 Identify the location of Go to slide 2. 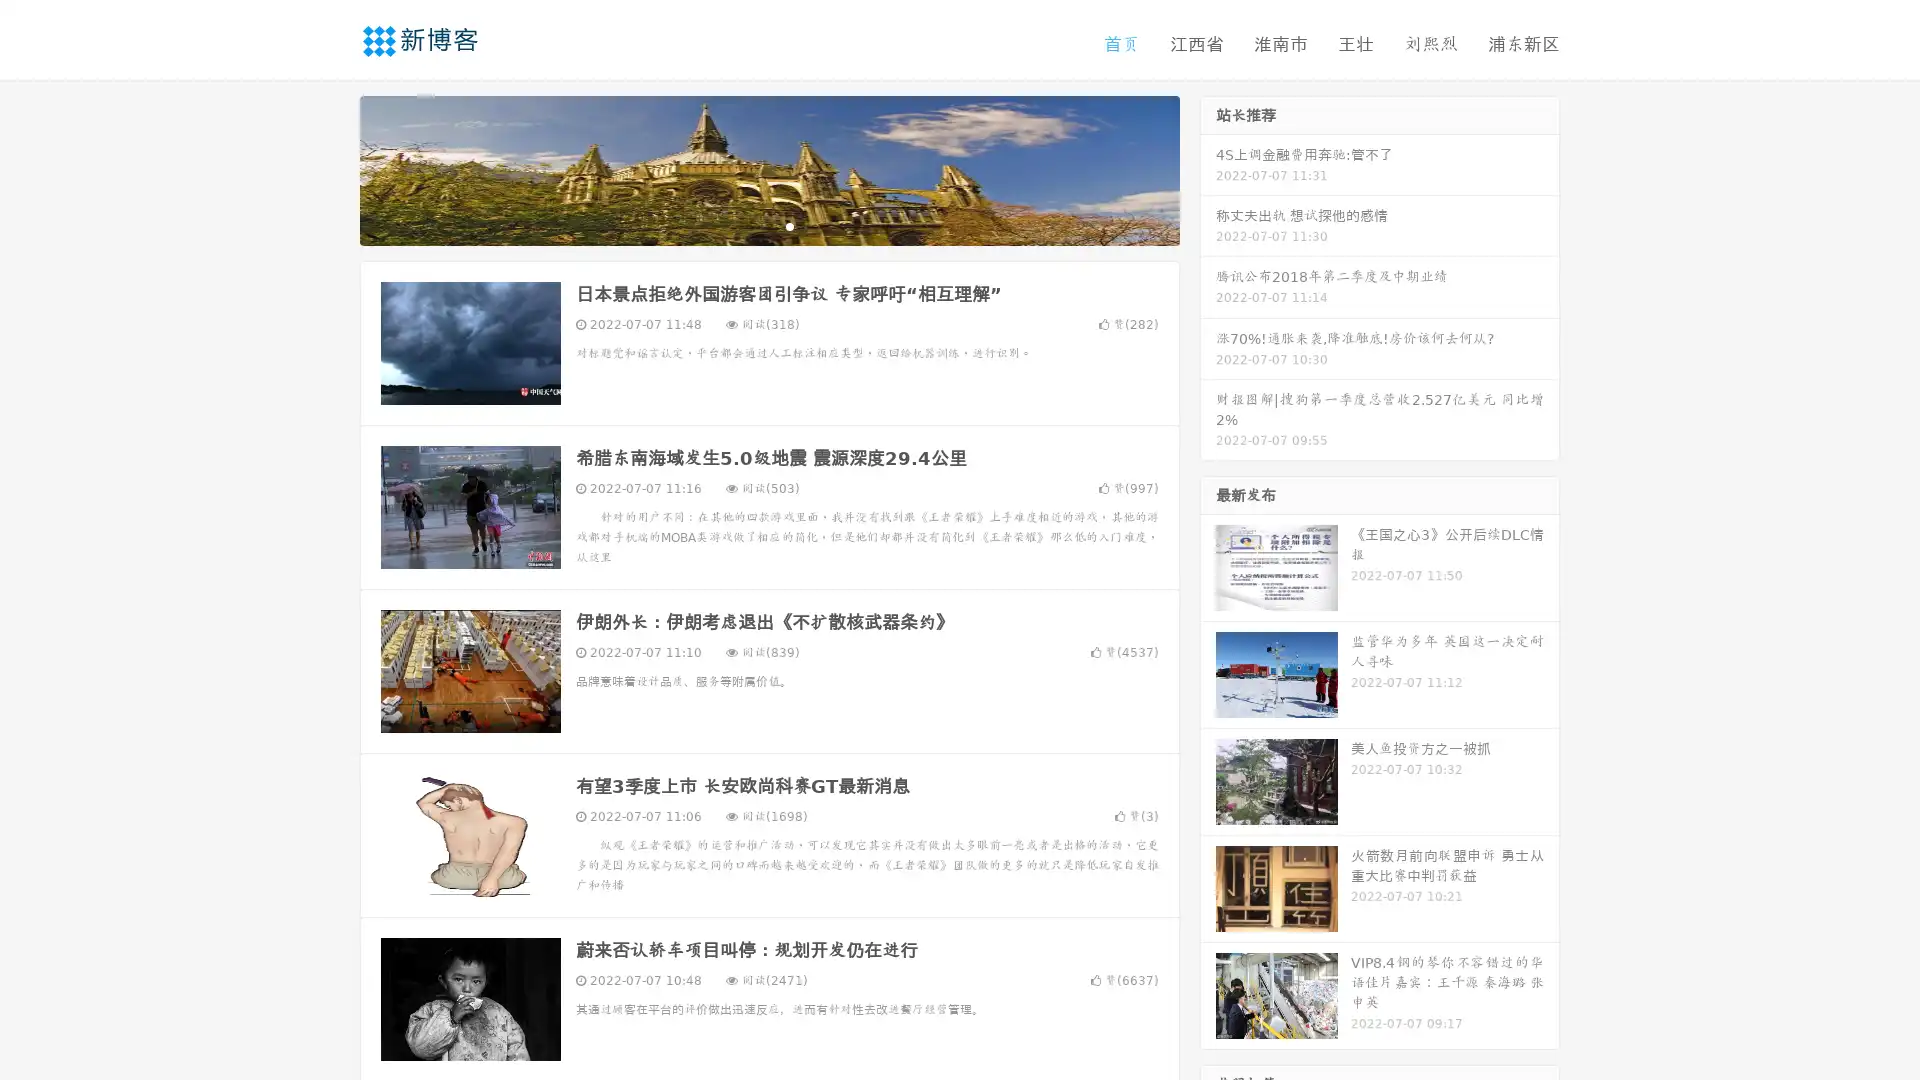
(768, 225).